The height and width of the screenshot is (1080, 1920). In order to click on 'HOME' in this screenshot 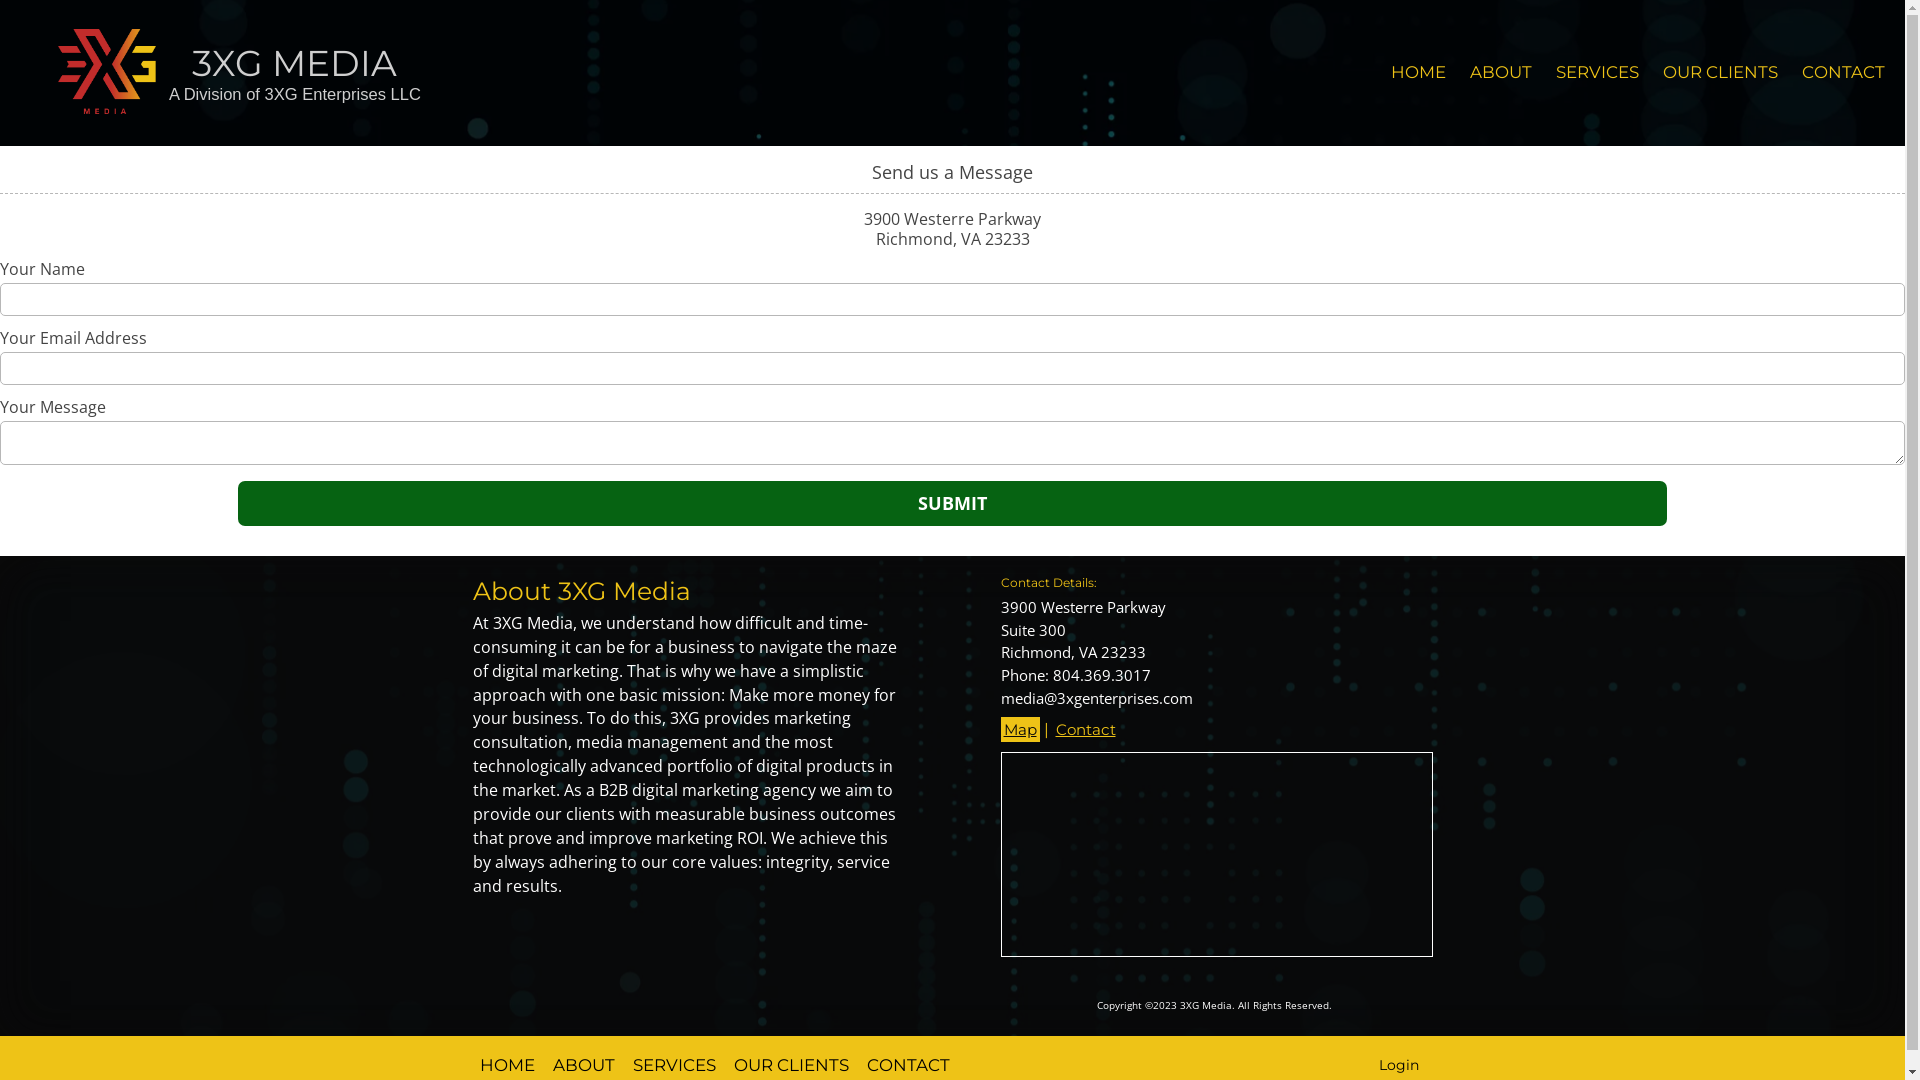, I will do `click(1417, 72)`.